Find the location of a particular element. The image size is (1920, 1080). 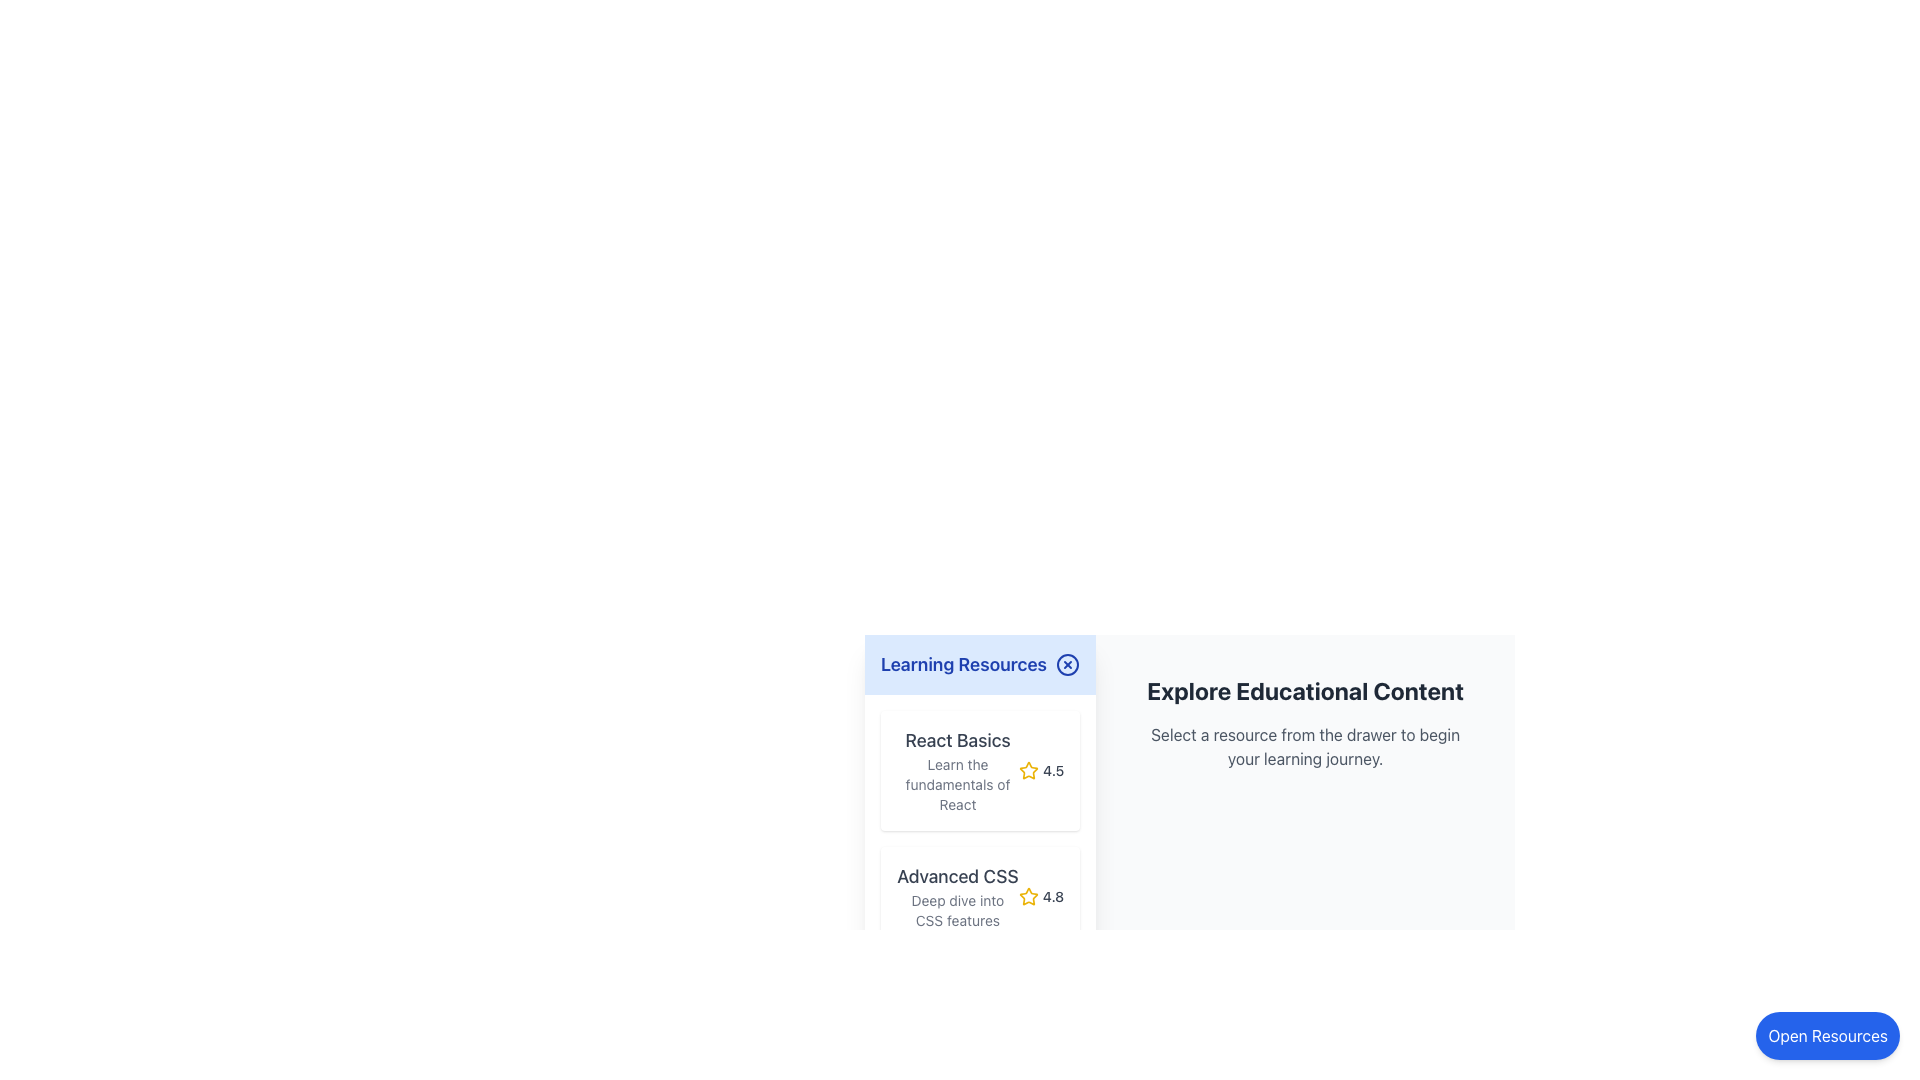

the star icon that displays the rating for the 'React Basics' course, located to the right of the descriptive text and below the main heading 'React Basics' is located at coordinates (1040, 770).